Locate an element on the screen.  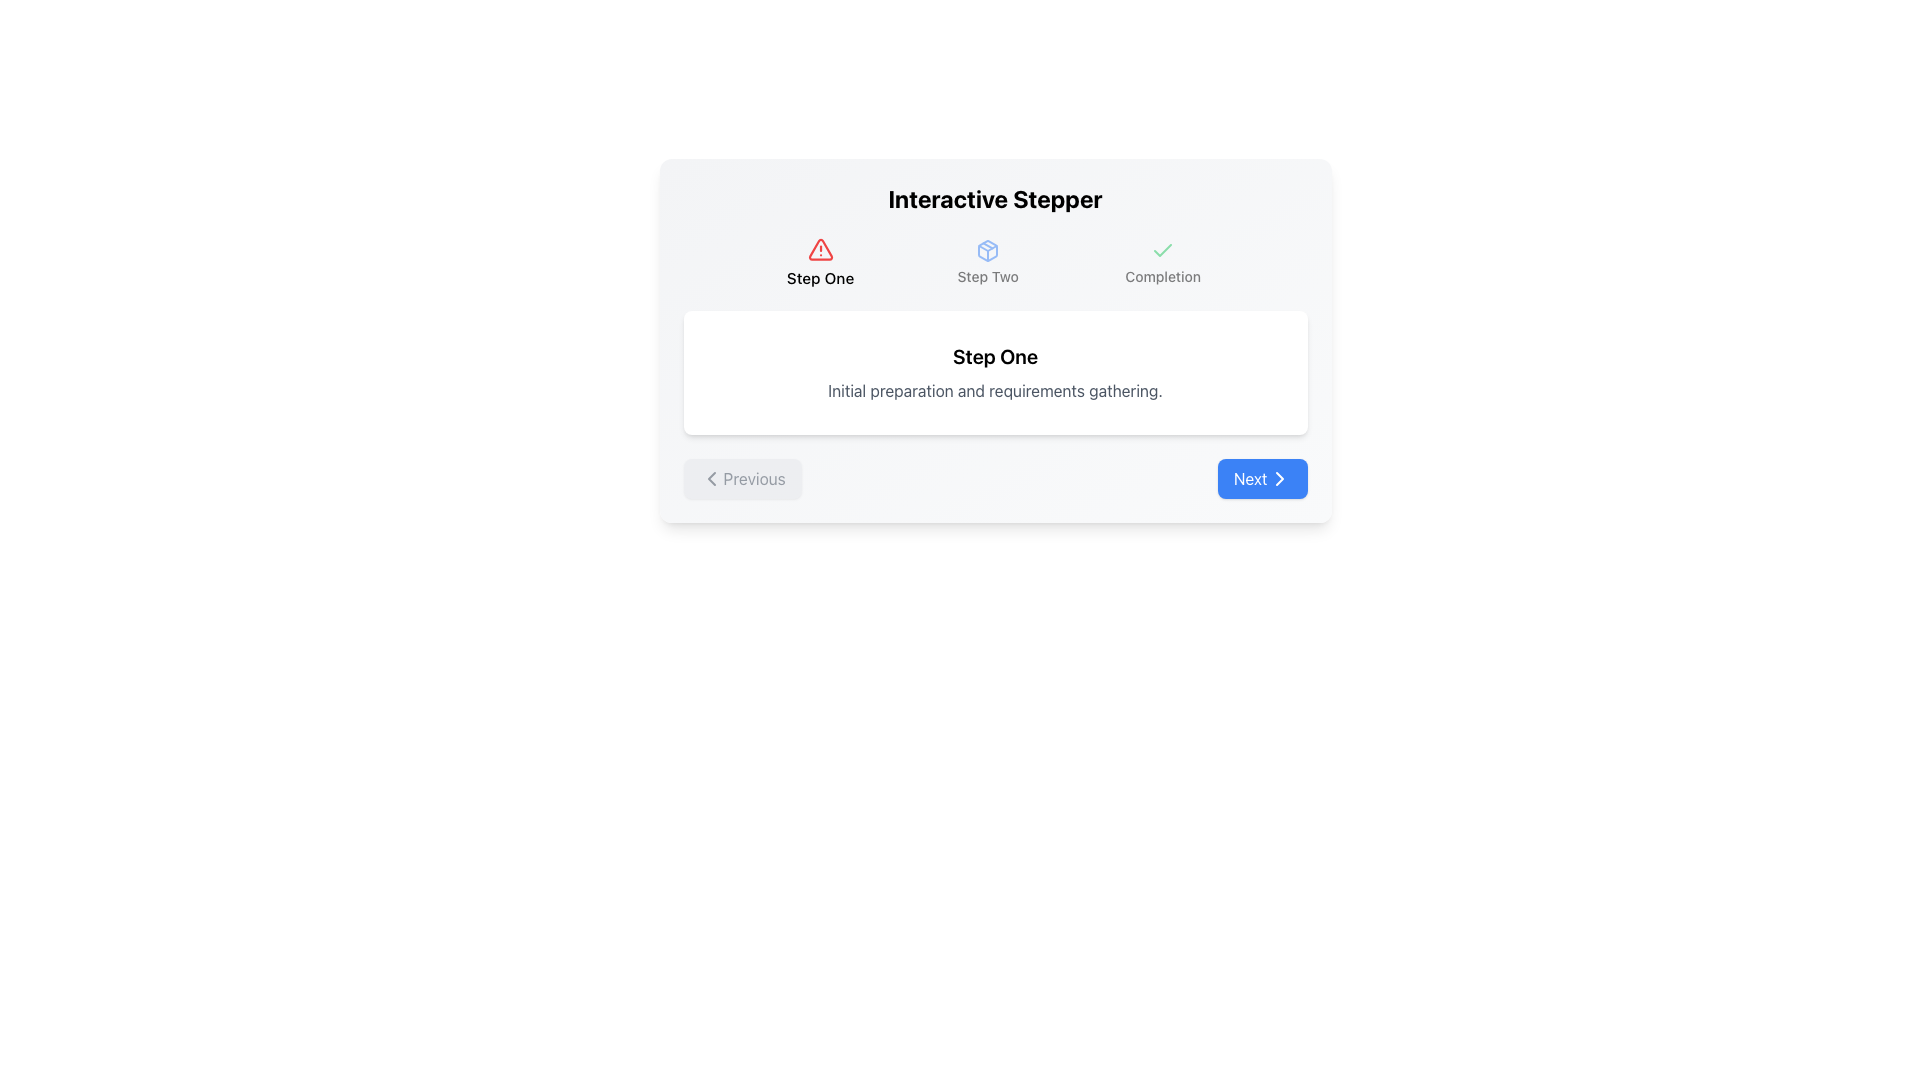
the left-pointing chevron icon located within the 'Previous' button at the bottom-left corner of the interactive stepper interface is located at coordinates (711, 478).